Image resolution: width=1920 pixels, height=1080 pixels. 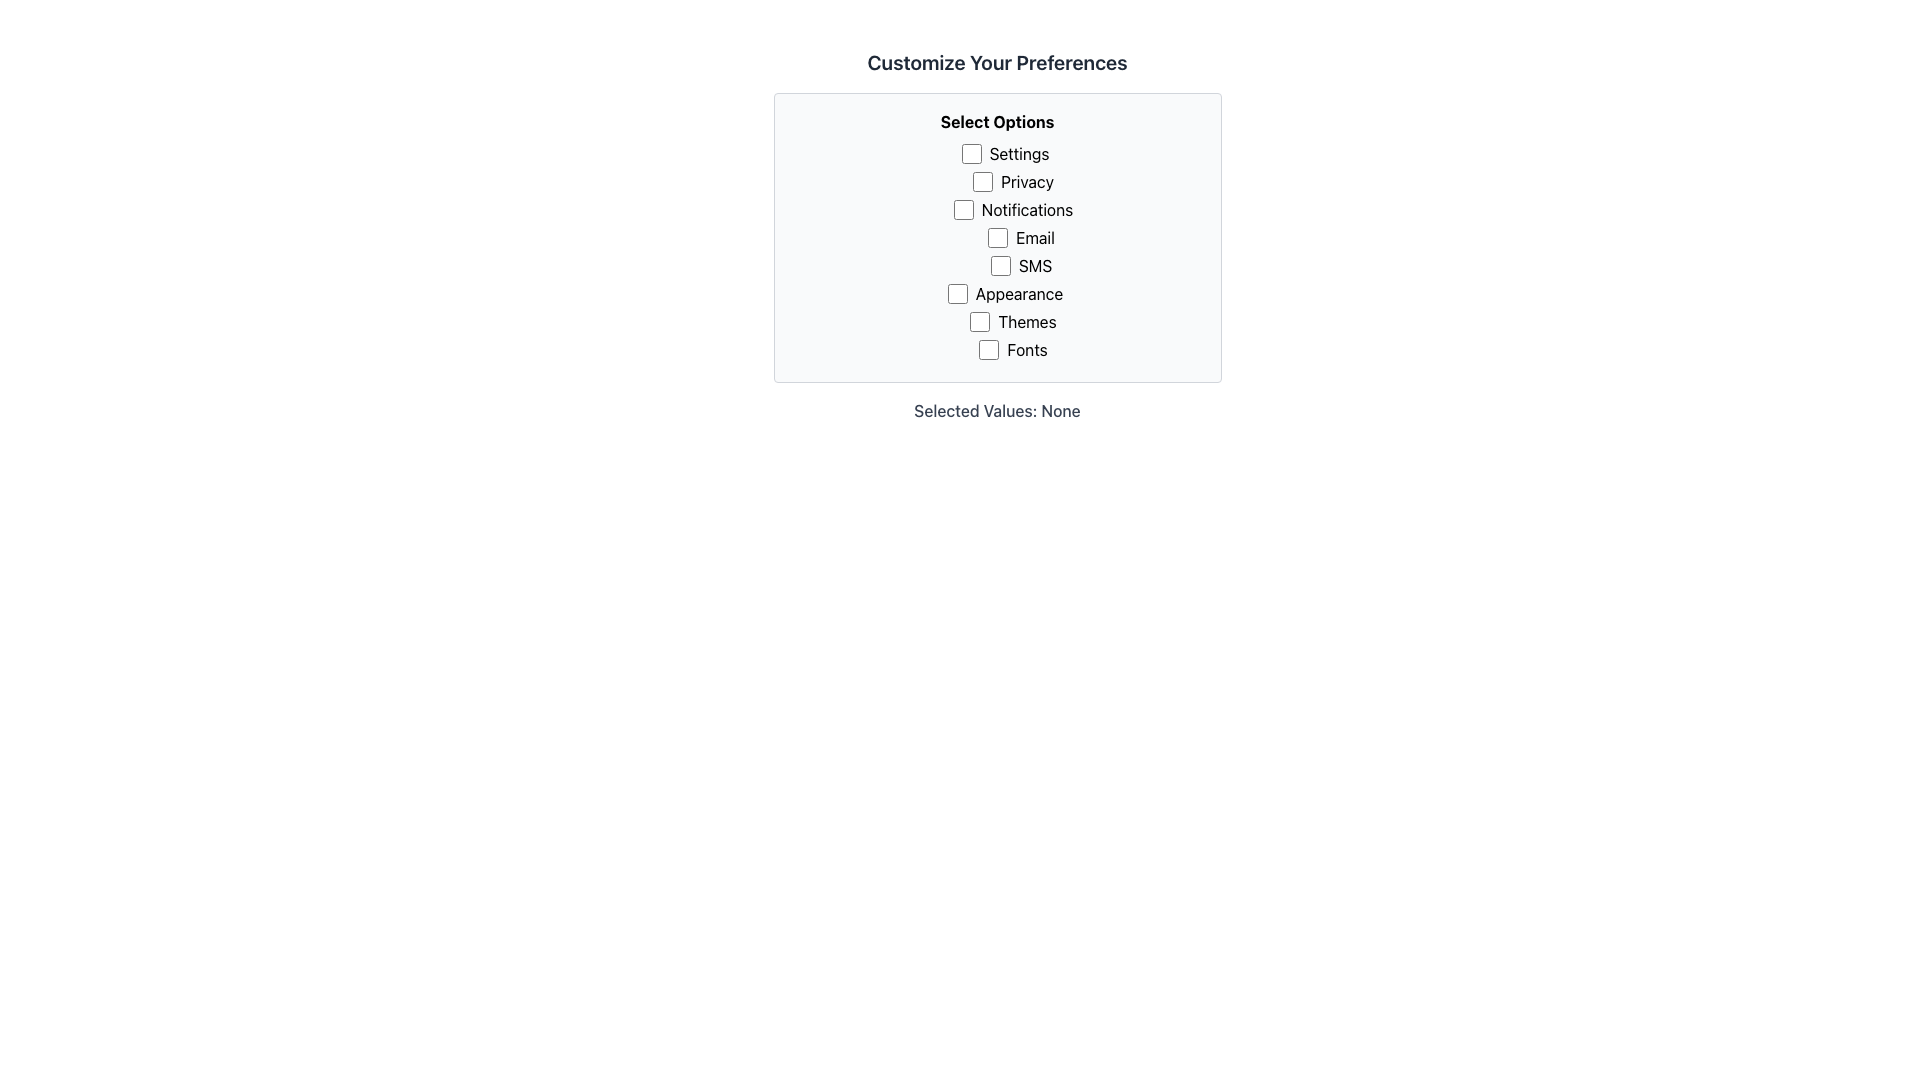 I want to click on the 'Appearance' checkbox located under the 'Select Options' heading and between 'SMS' and 'Themes' using keyboard controls, so click(x=956, y=293).